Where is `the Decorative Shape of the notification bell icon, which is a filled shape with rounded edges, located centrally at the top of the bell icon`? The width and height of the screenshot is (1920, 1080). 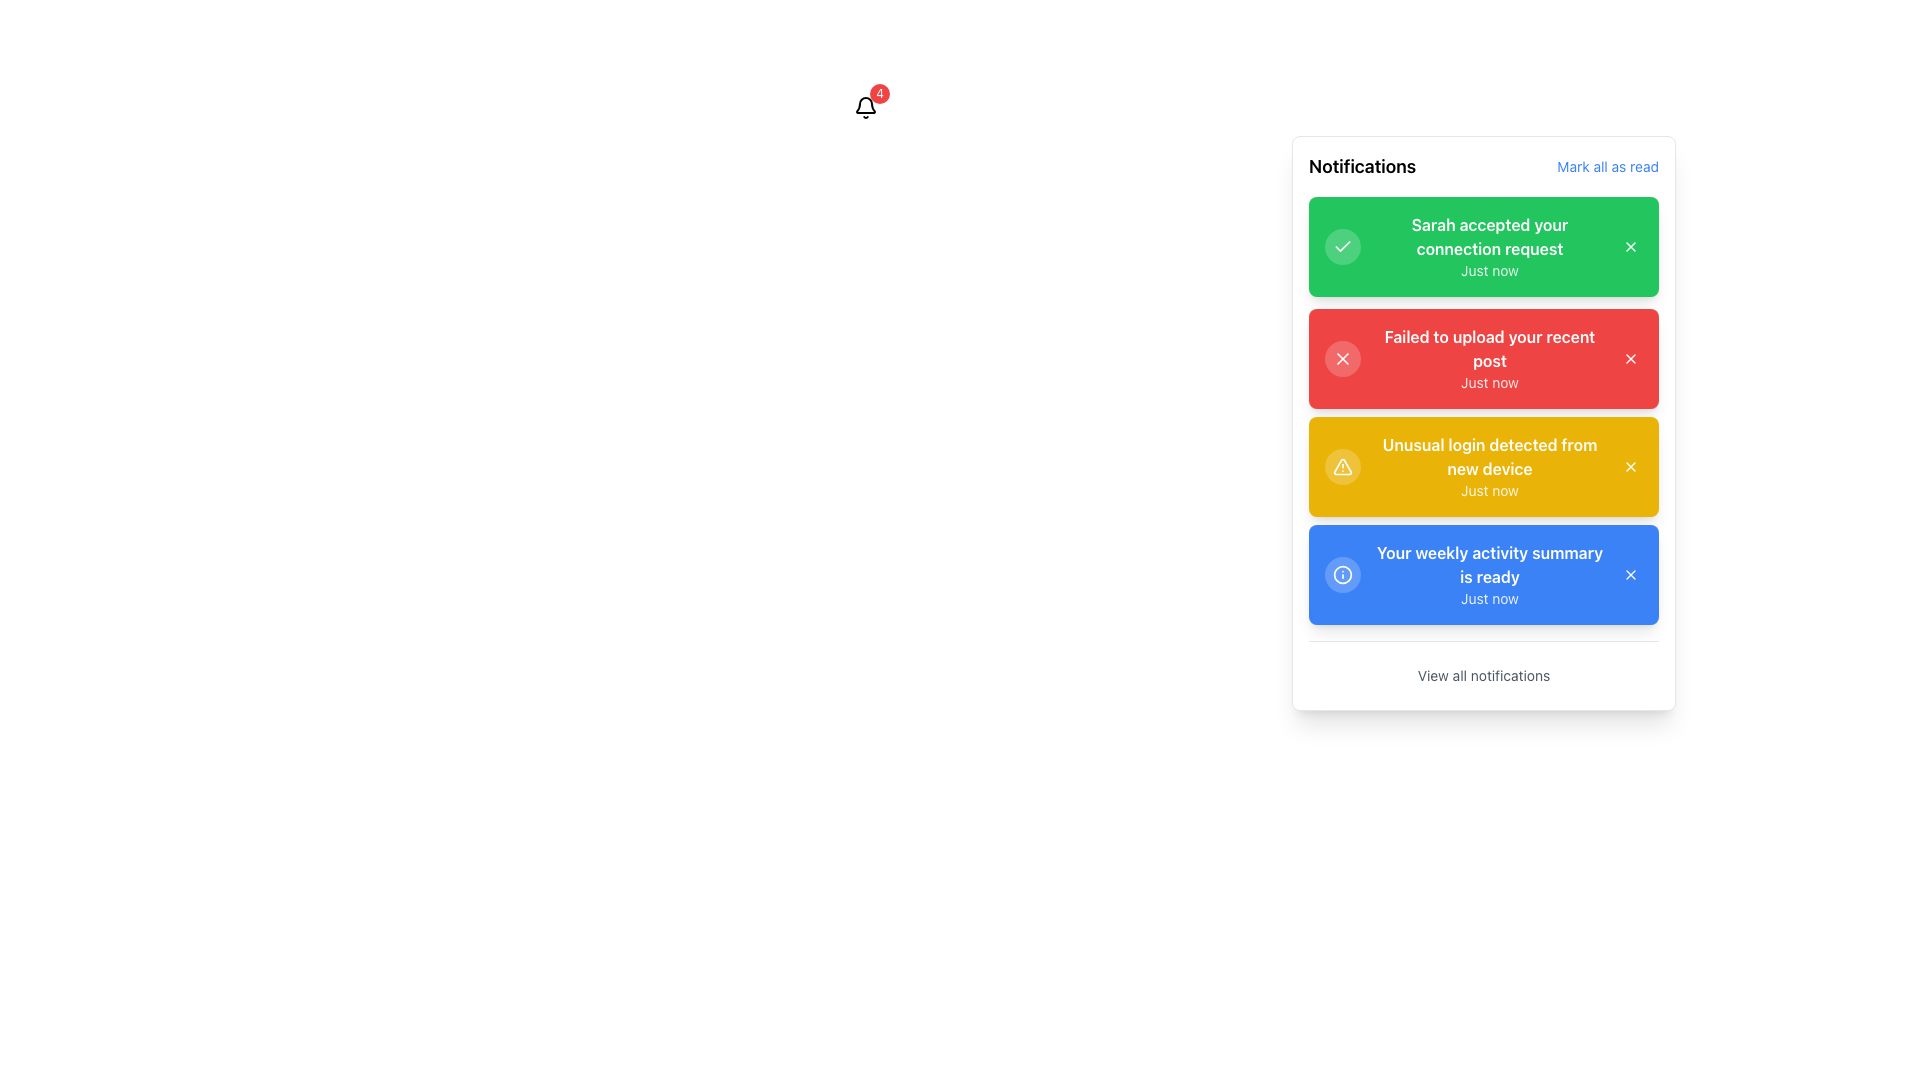
the Decorative Shape of the notification bell icon, which is a filled shape with rounded edges, located centrally at the top of the bell icon is located at coordinates (865, 105).